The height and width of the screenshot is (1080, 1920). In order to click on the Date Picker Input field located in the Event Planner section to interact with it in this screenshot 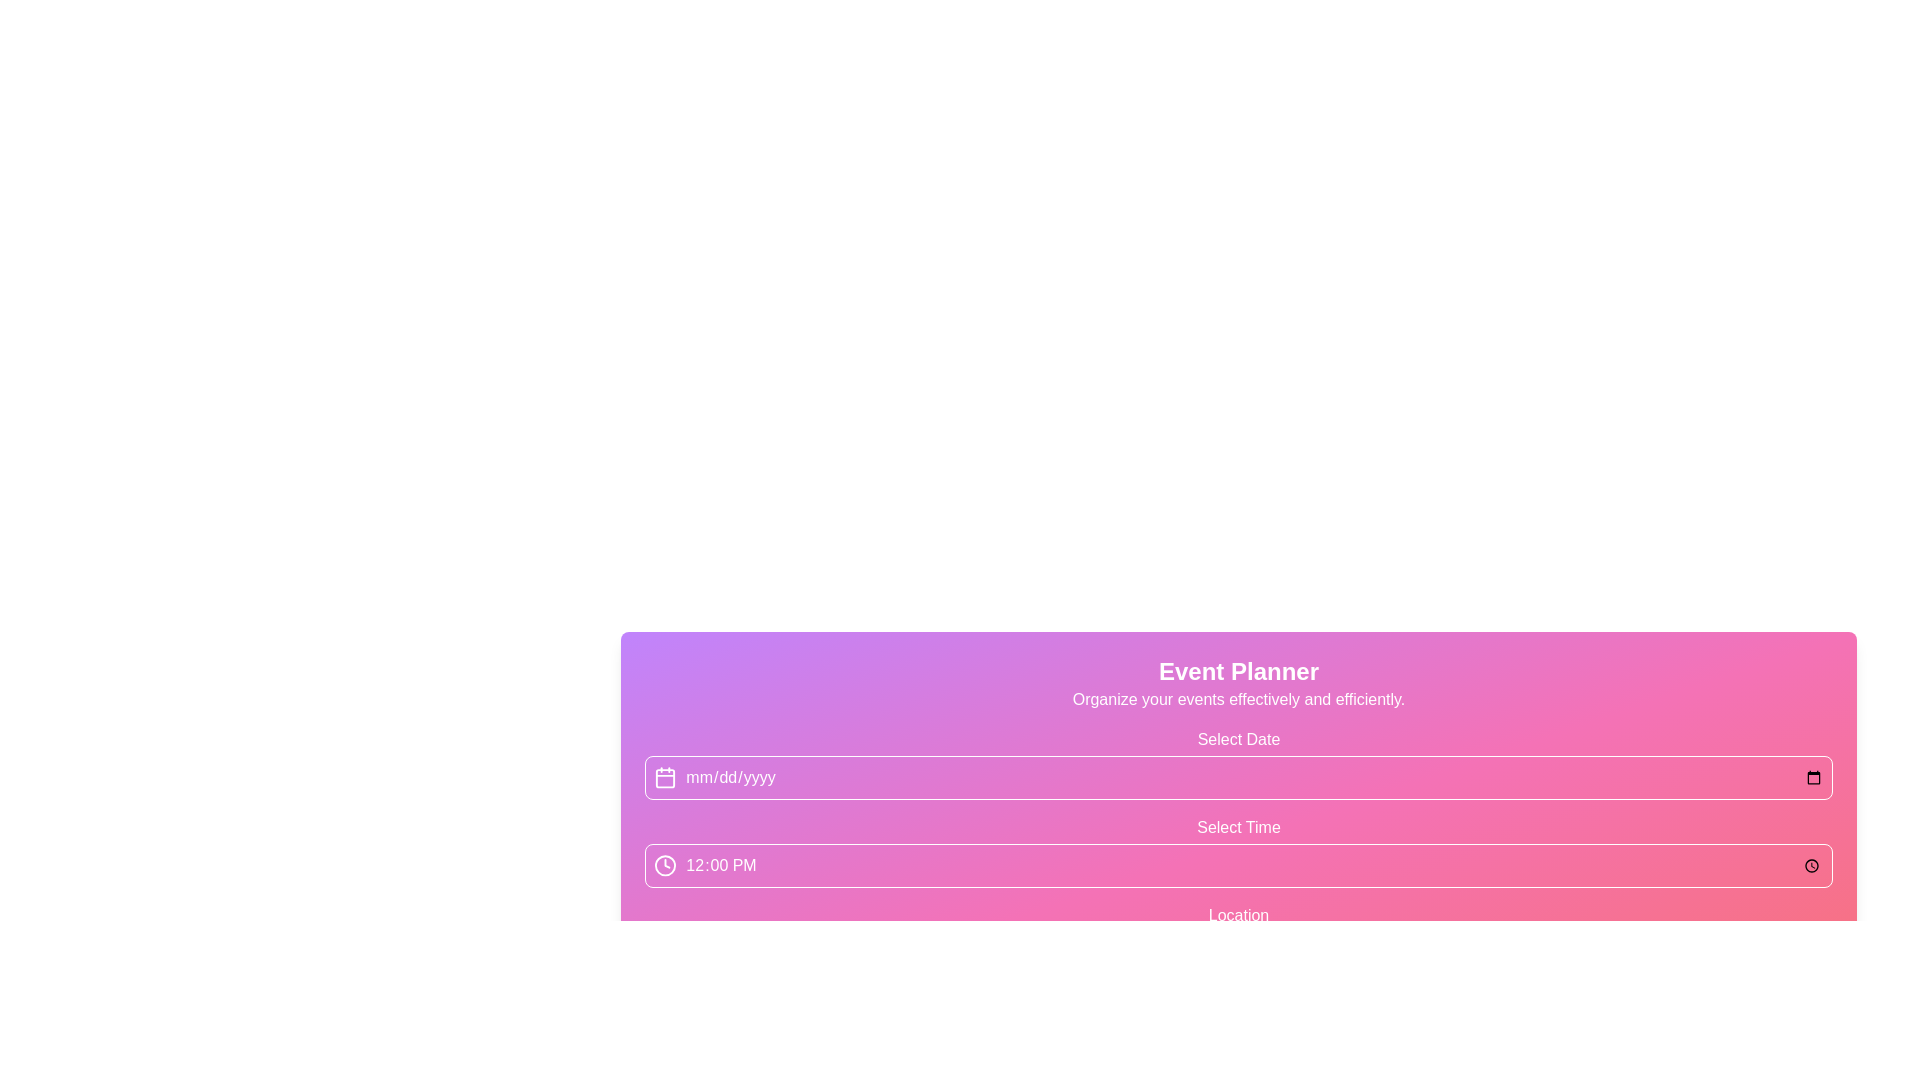, I will do `click(1237, 763)`.